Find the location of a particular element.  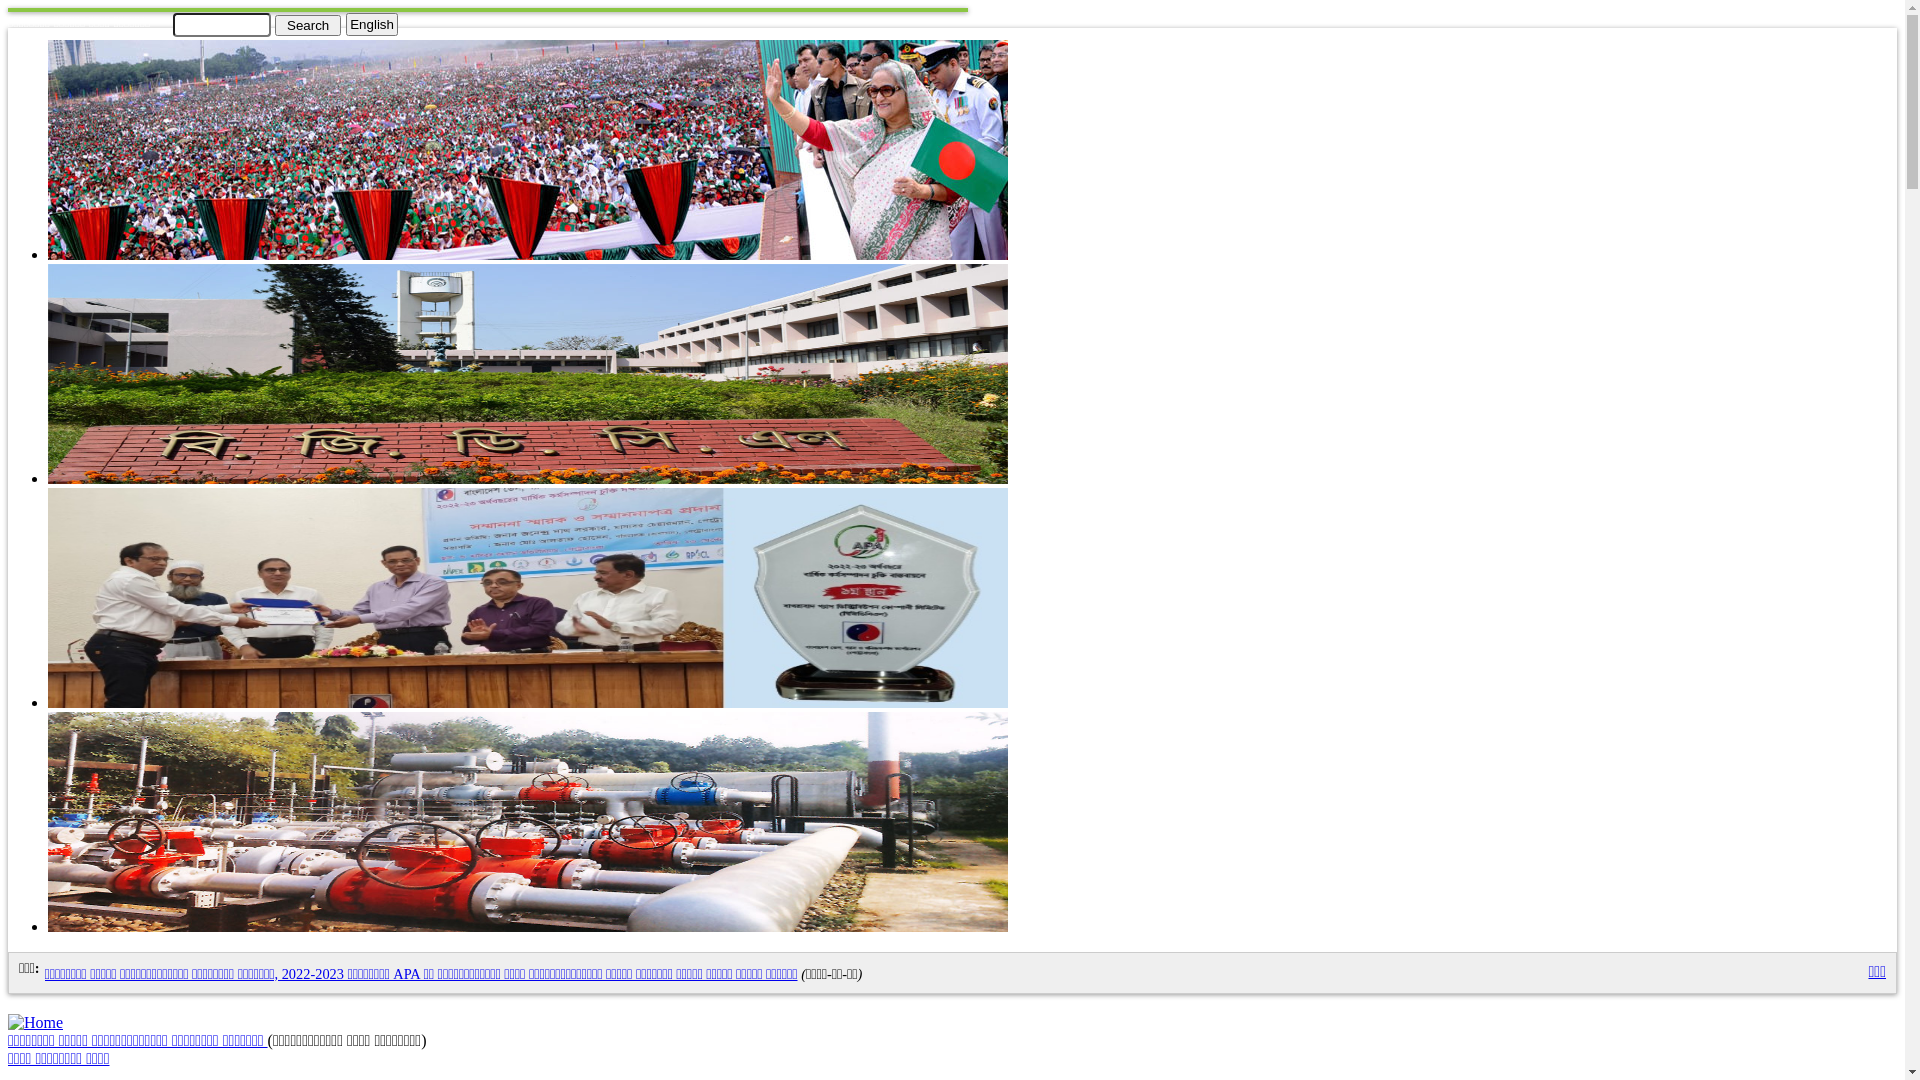

'Home' is located at coordinates (8, 1022).